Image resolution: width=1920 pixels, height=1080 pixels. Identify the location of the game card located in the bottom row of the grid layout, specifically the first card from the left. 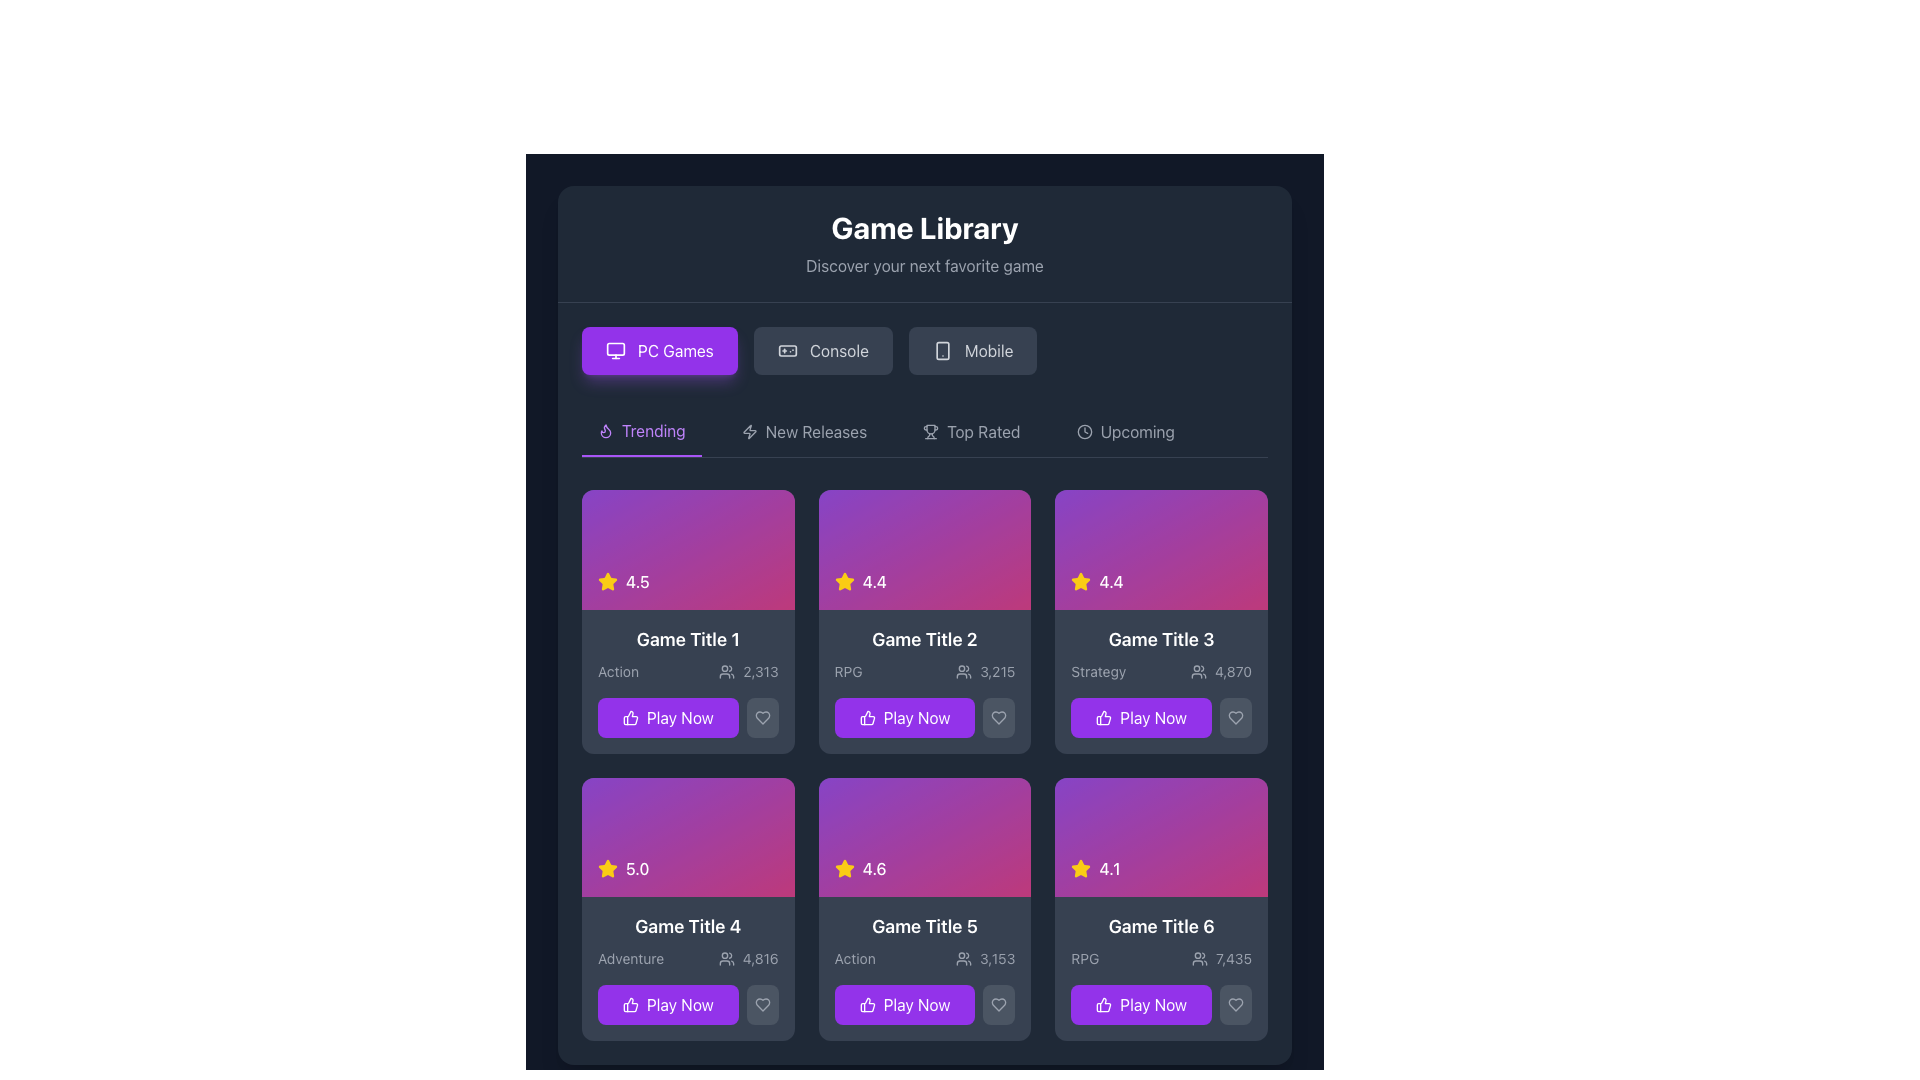
(688, 968).